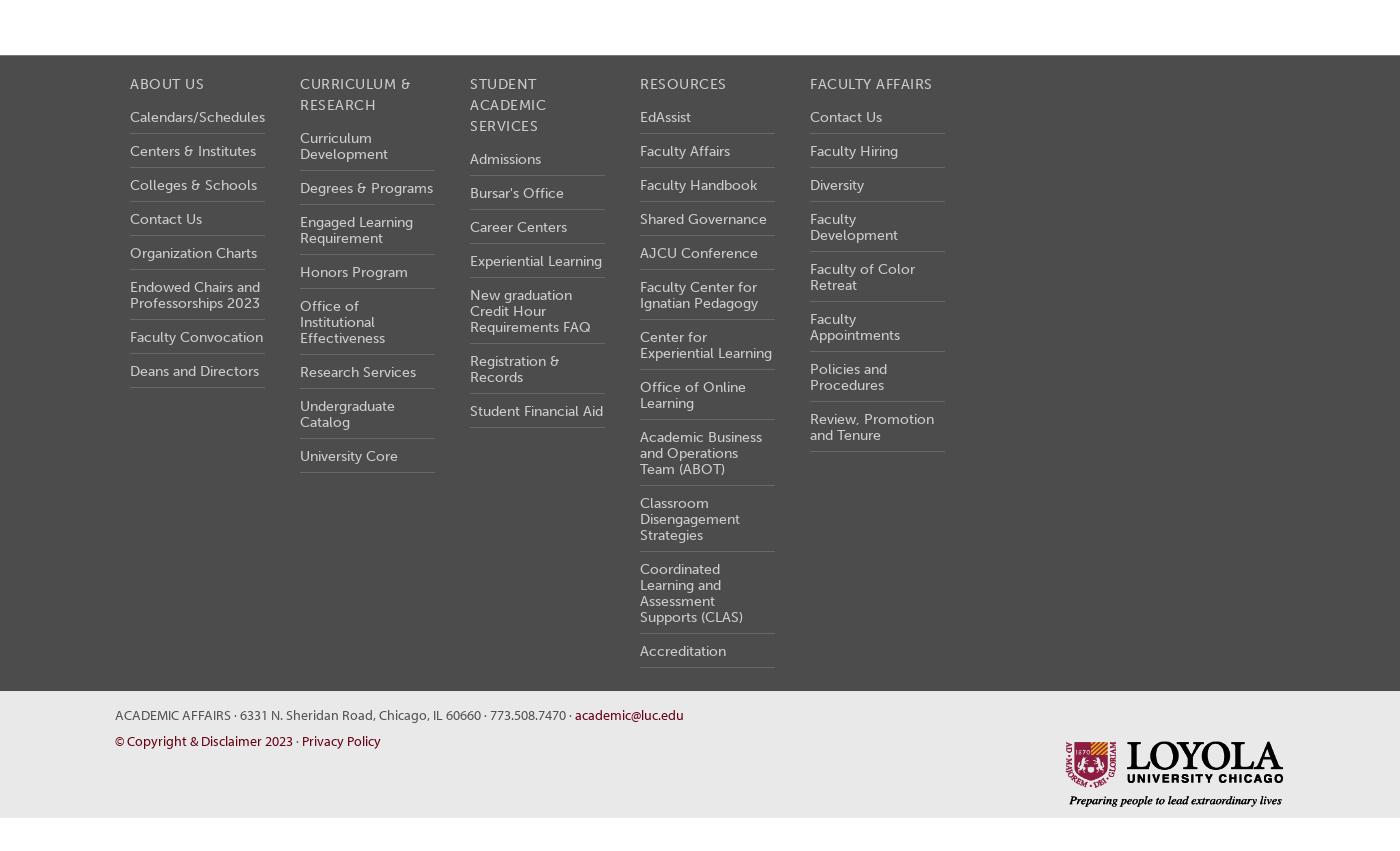 Image resolution: width=1400 pixels, height=851 pixels. I want to click on '60660', so click(463, 712).